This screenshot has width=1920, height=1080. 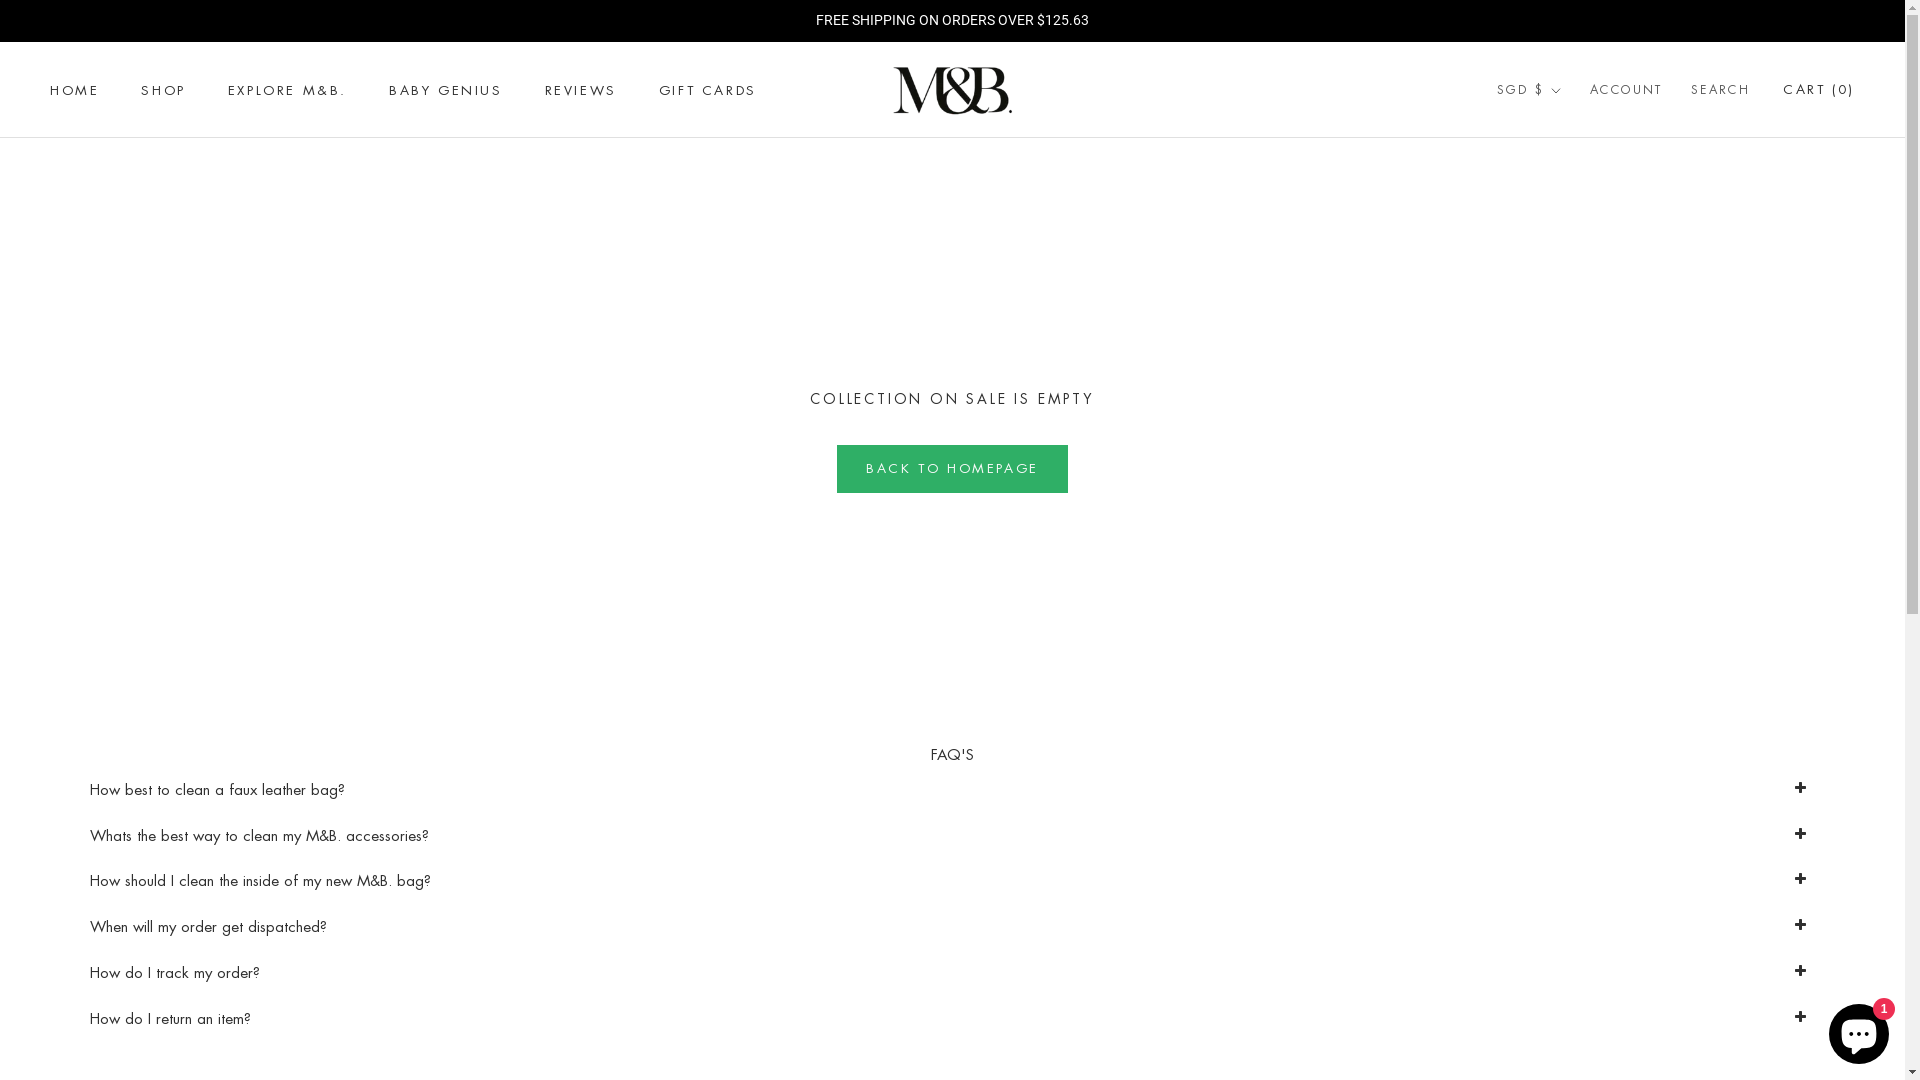 I want to click on 'CART (0)', so click(x=1819, y=88).